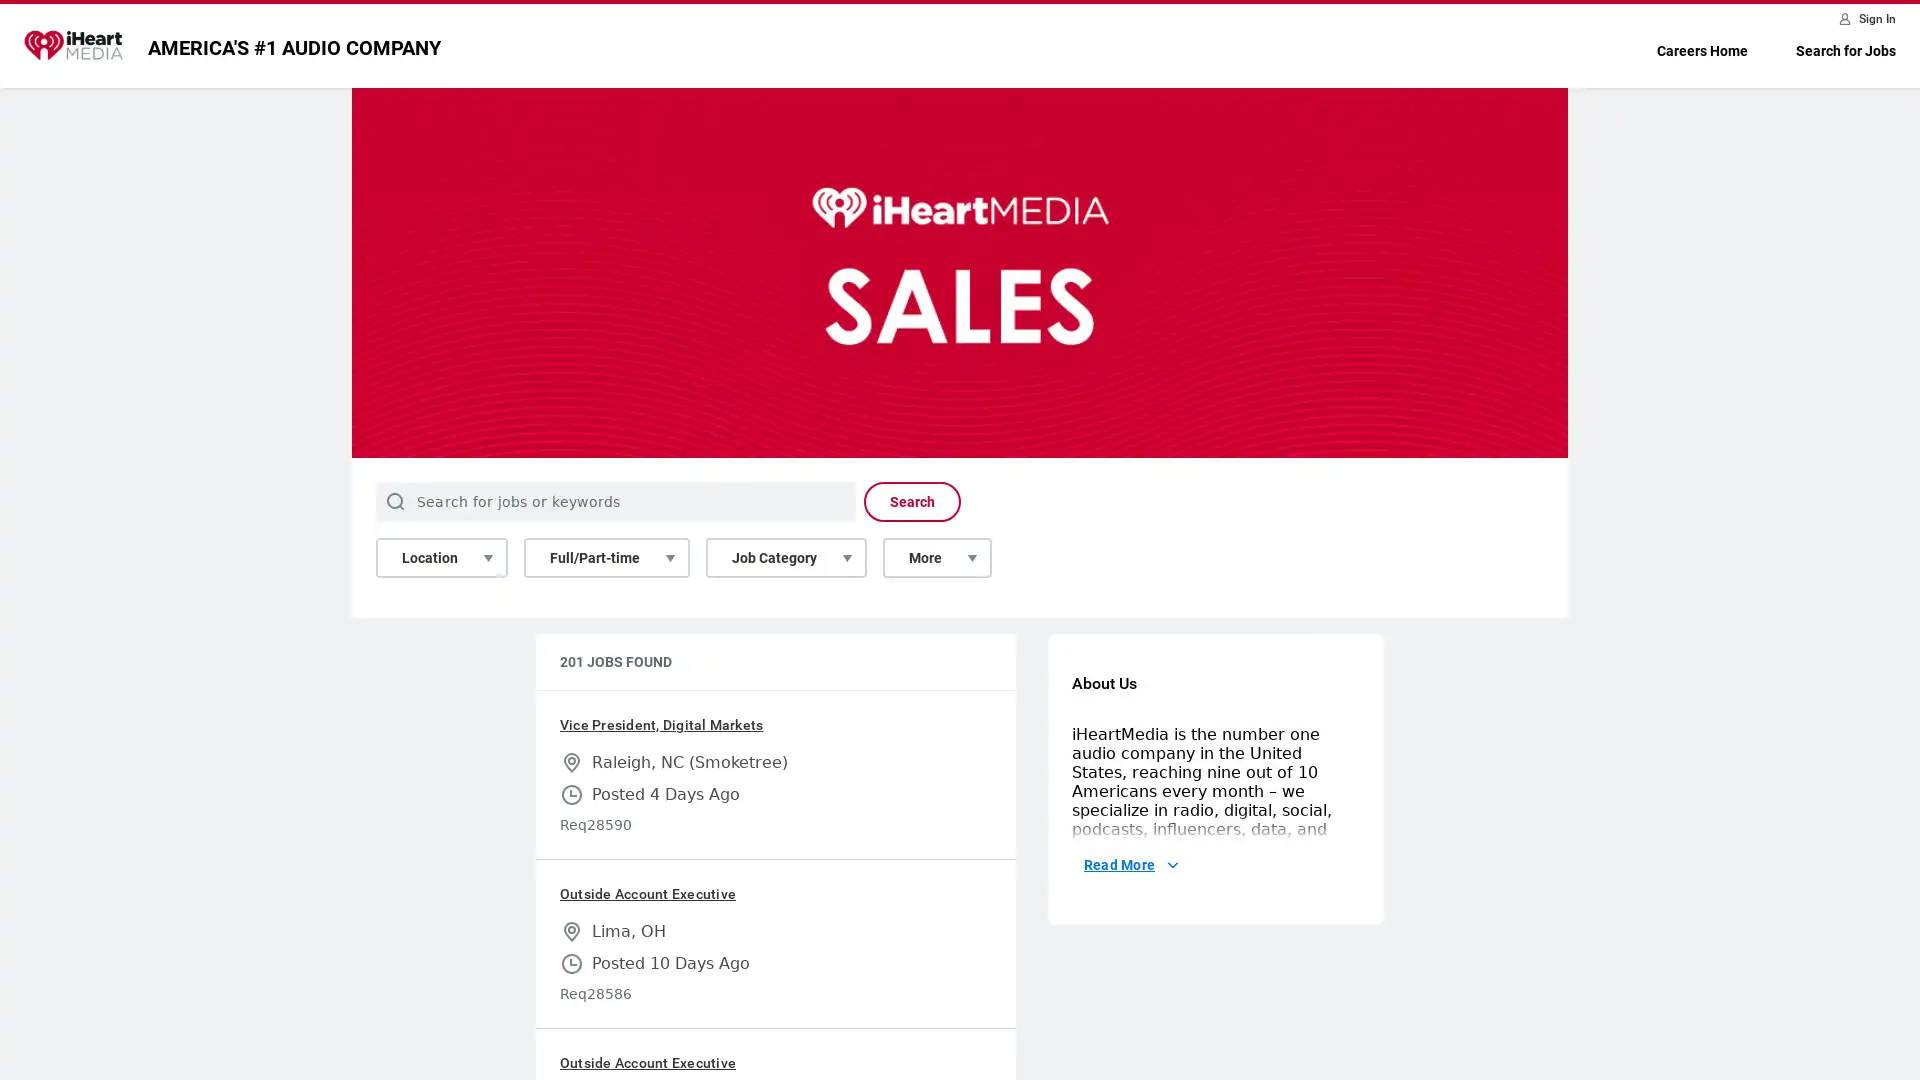 This screenshot has width=1920, height=1080. Describe the element at coordinates (936, 558) in the screenshot. I see `More` at that location.